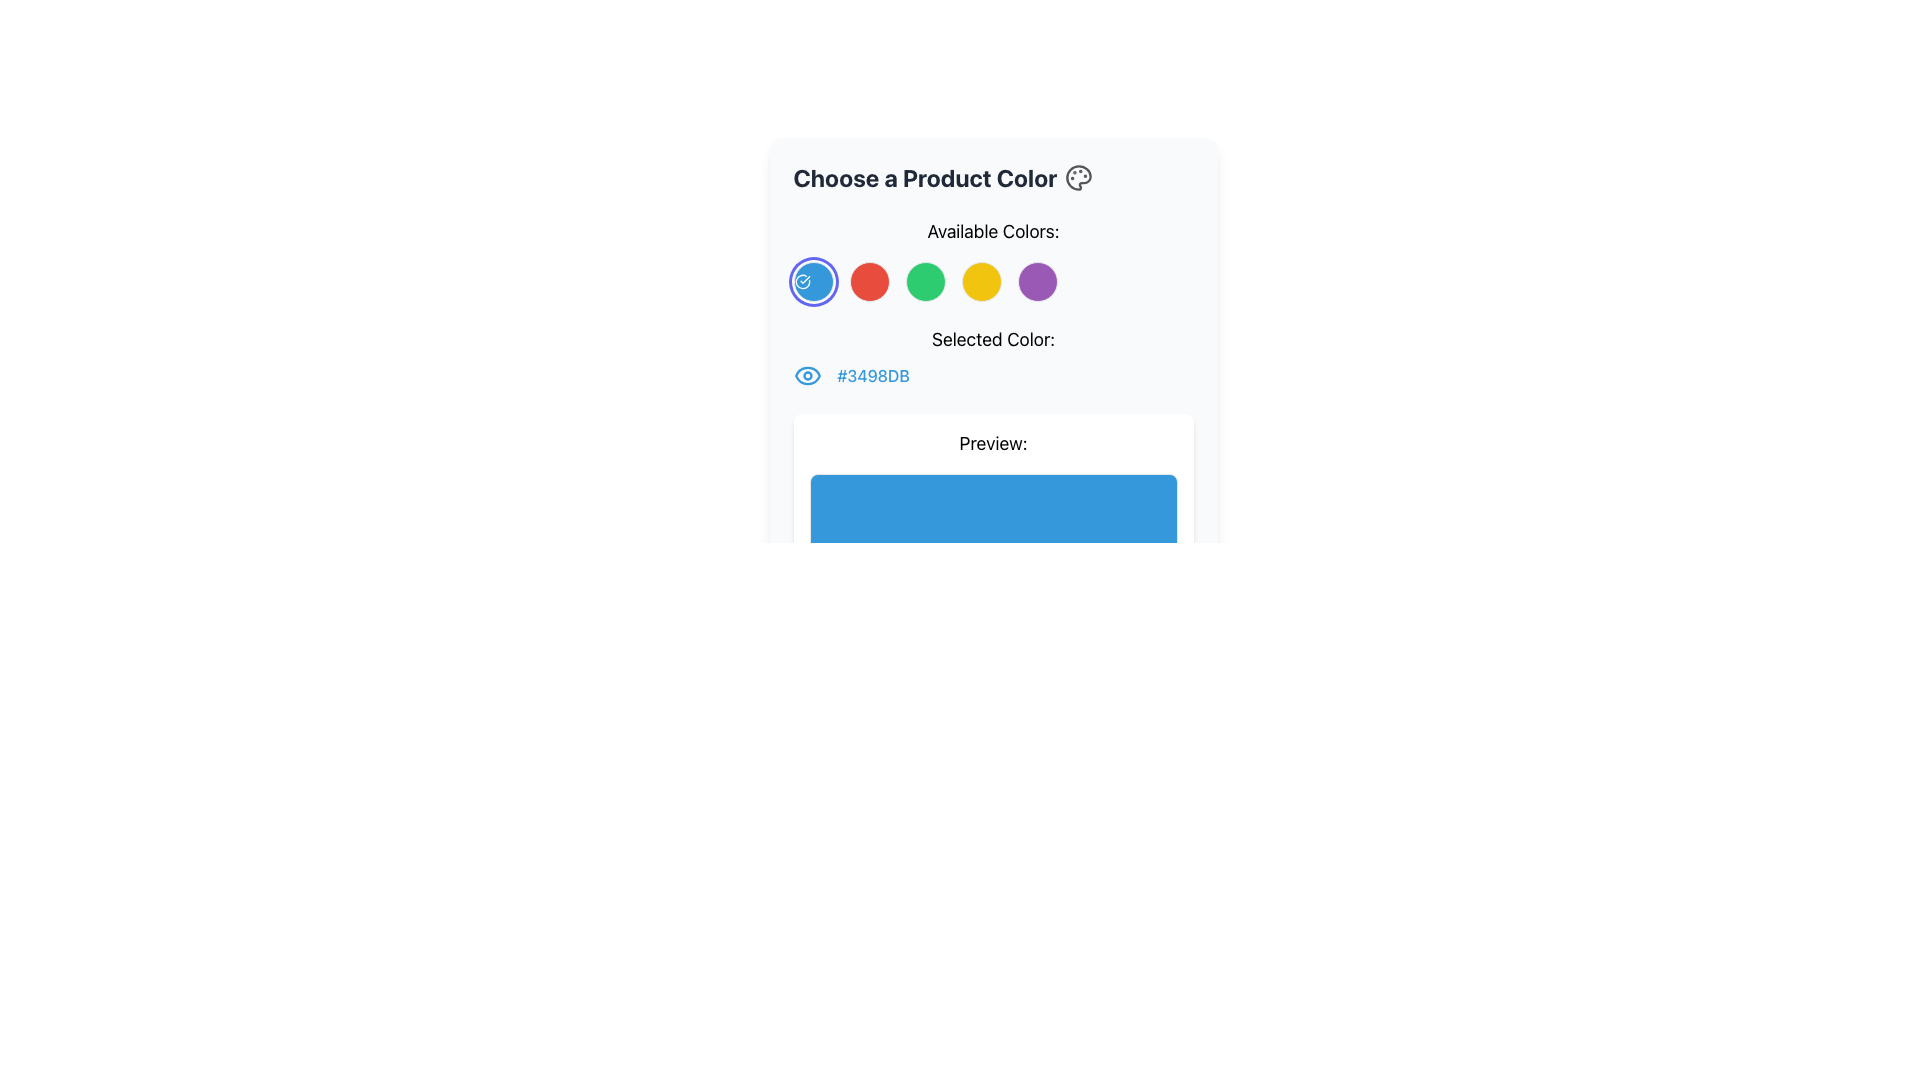 This screenshot has height=1080, width=1920. What do you see at coordinates (993, 338) in the screenshot?
I see `the Static Text Label that displays 'Selected Color:', which is styled in a larger font size and is positioned centrally above the color code and associated icon` at bounding box center [993, 338].